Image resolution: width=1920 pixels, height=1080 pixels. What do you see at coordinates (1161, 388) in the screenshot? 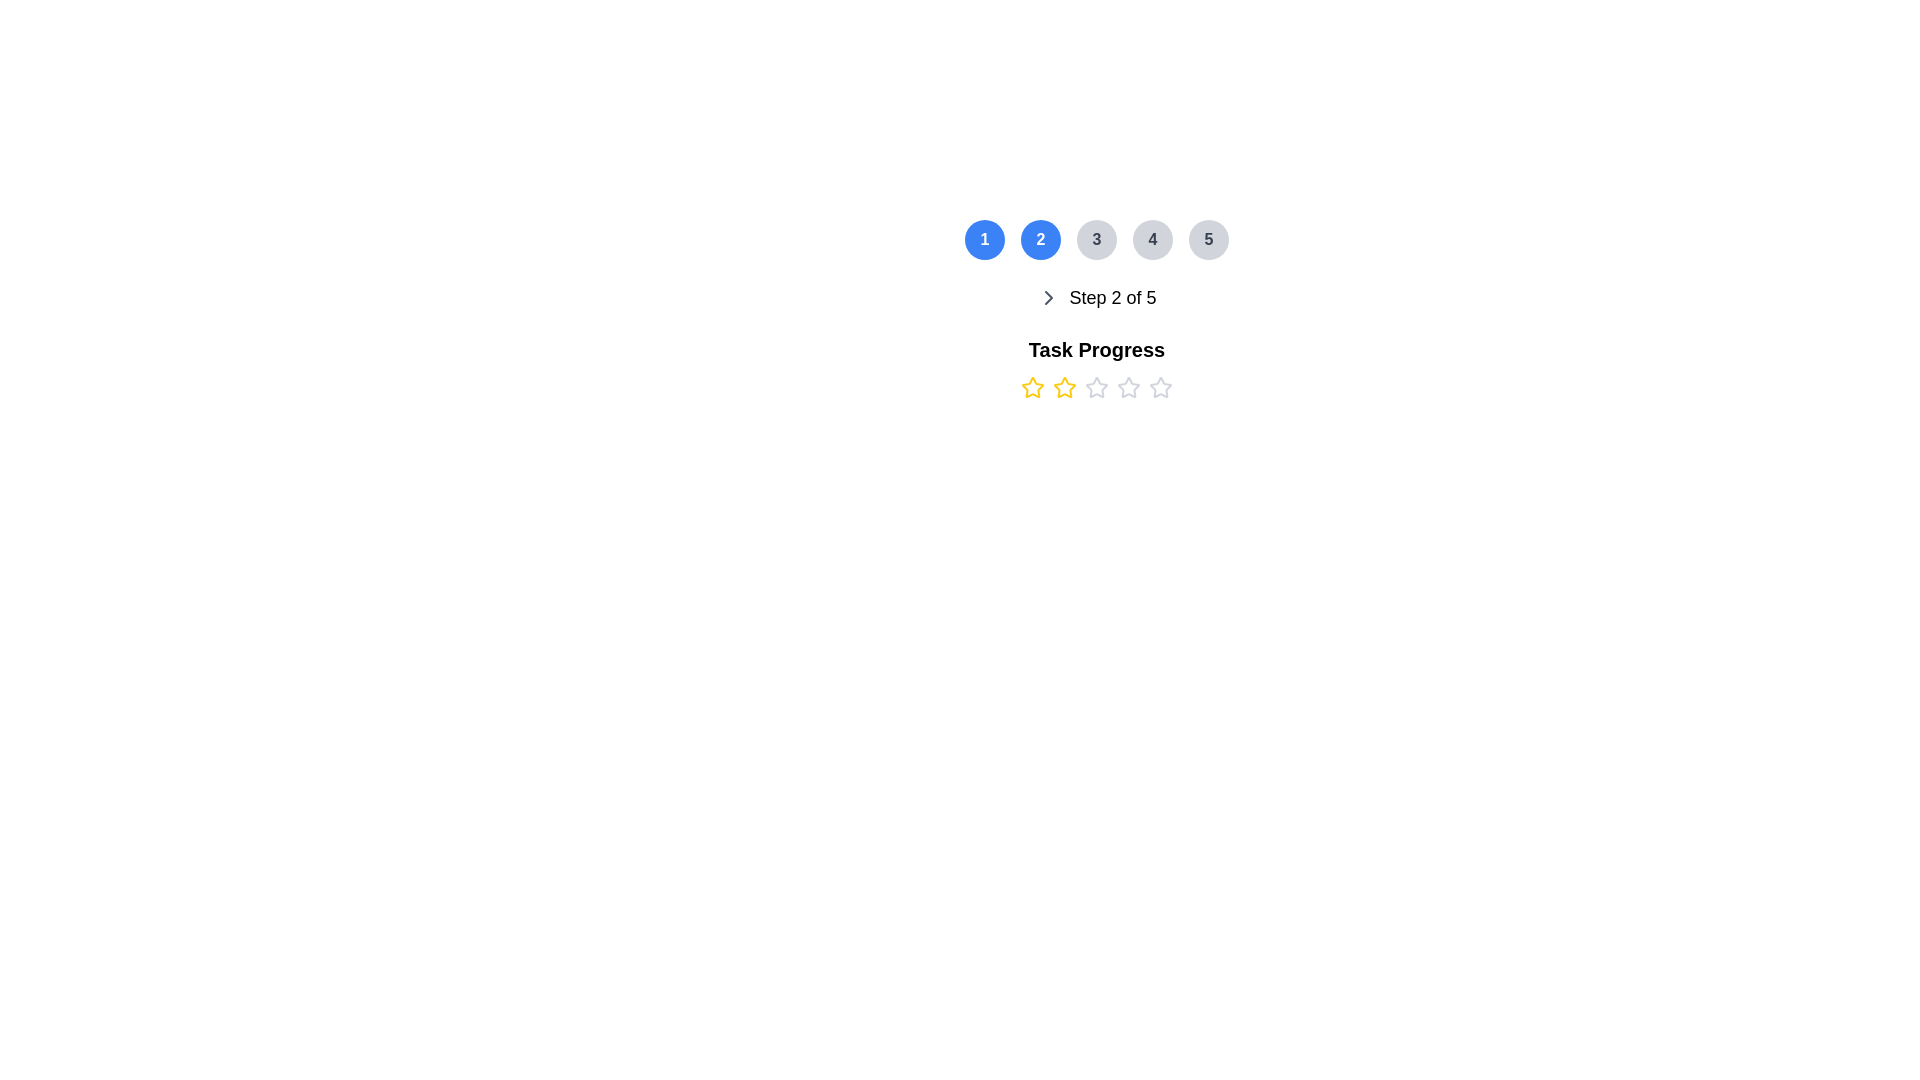
I see `the rightmost empty star icon in the sequence of five rating stars below the 'Task Progress' label` at bounding box center [1161, 388].